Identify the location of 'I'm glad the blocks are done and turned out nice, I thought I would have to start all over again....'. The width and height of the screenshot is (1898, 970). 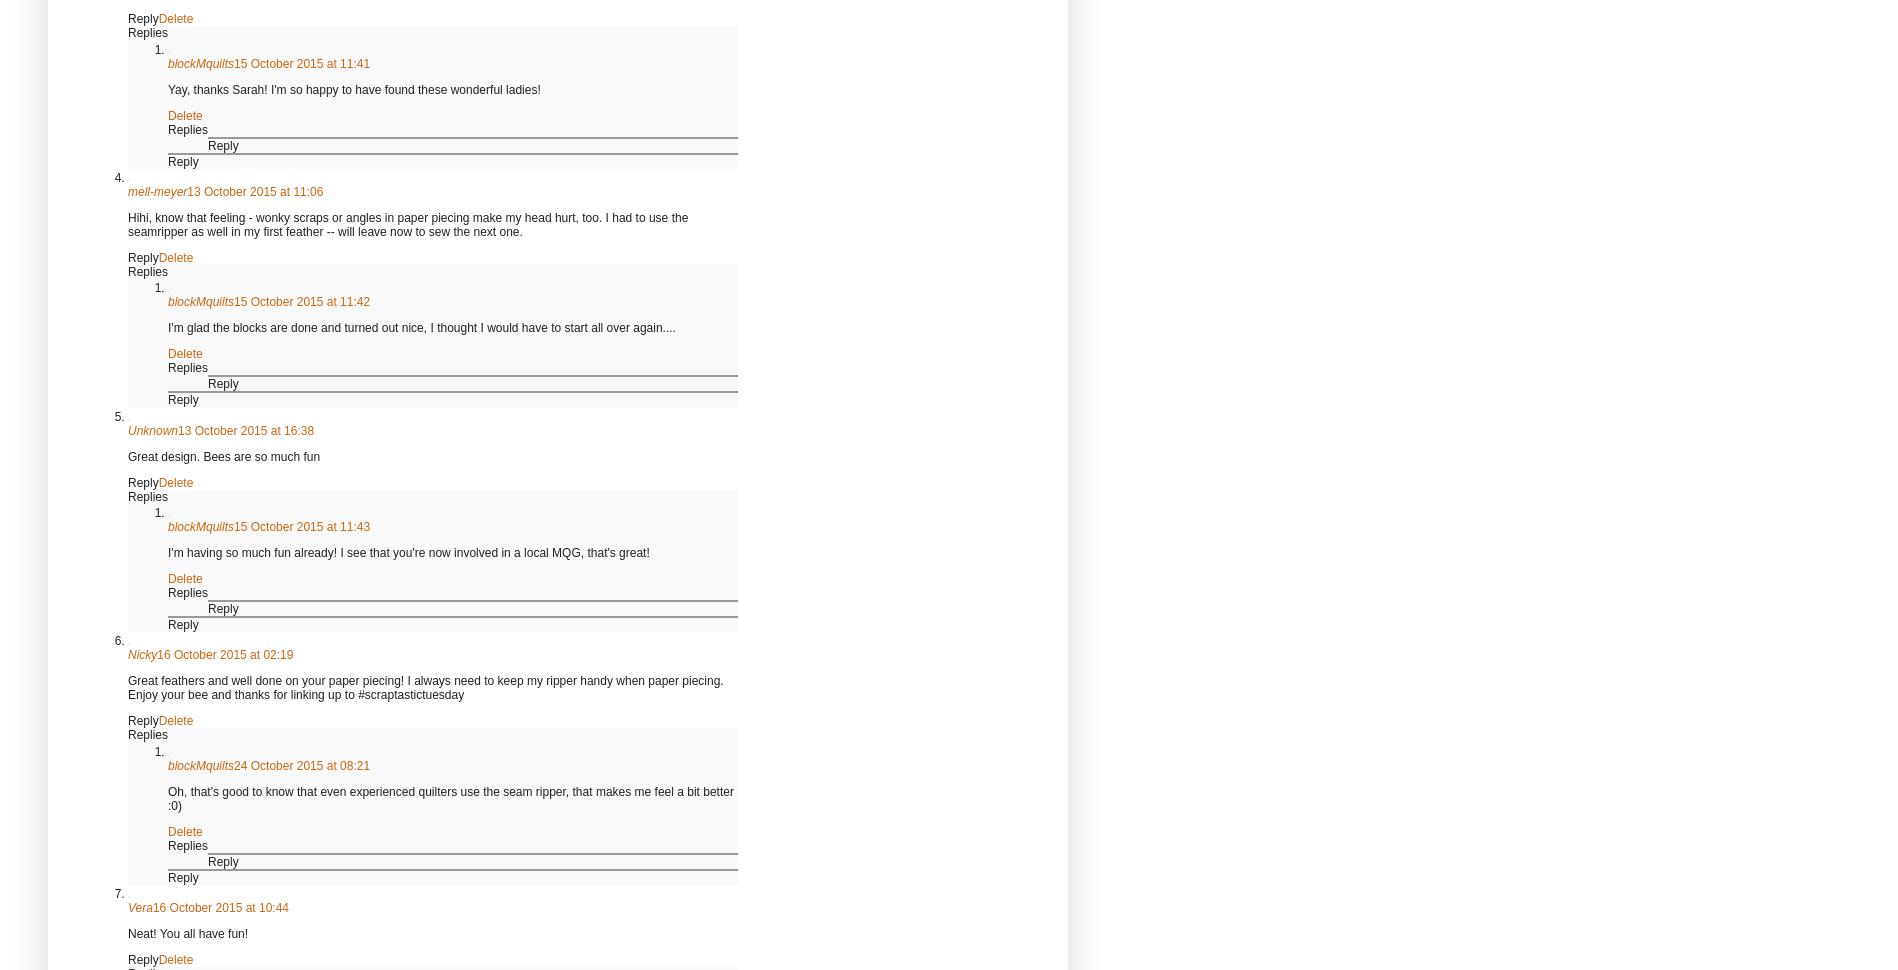
(166, 327).